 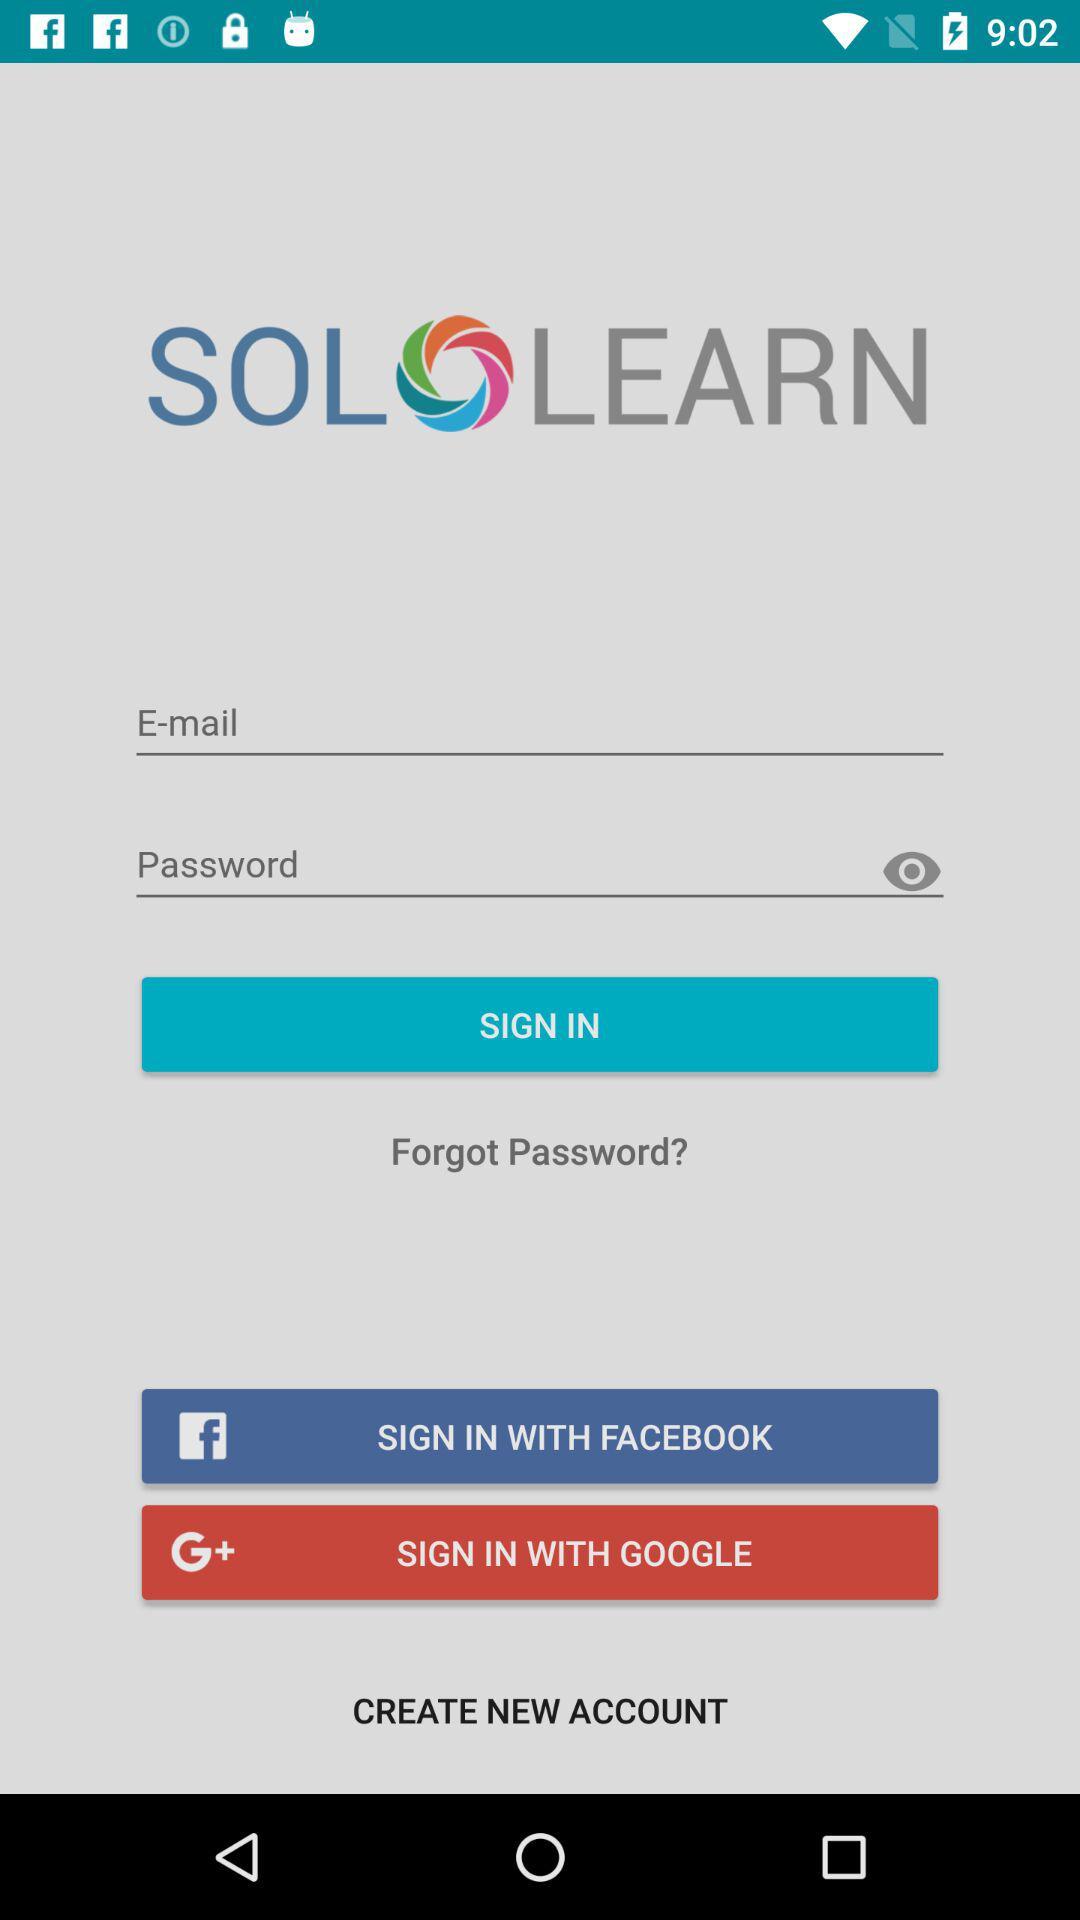 What do you see at coordinates (540, 723) in the screenshot?
I see `e-mail` at bounding box center [540, 723].